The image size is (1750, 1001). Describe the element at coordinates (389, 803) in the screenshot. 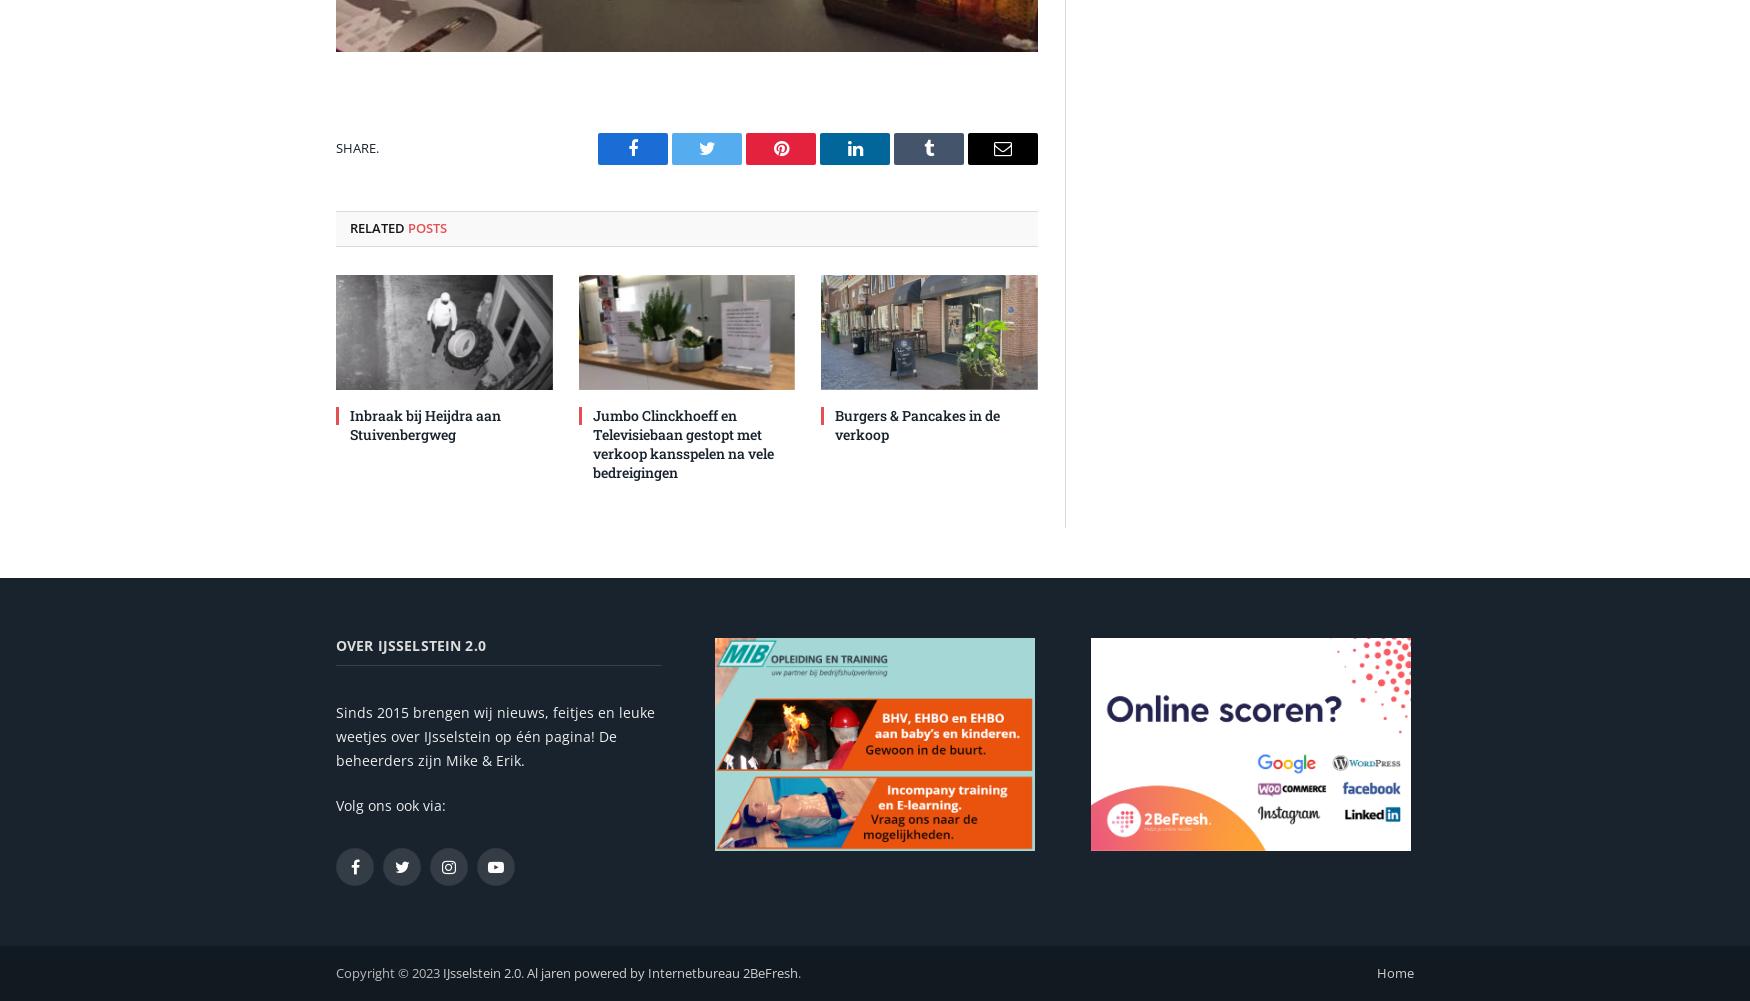

I see `'Volg ons ook via:'` at that location.